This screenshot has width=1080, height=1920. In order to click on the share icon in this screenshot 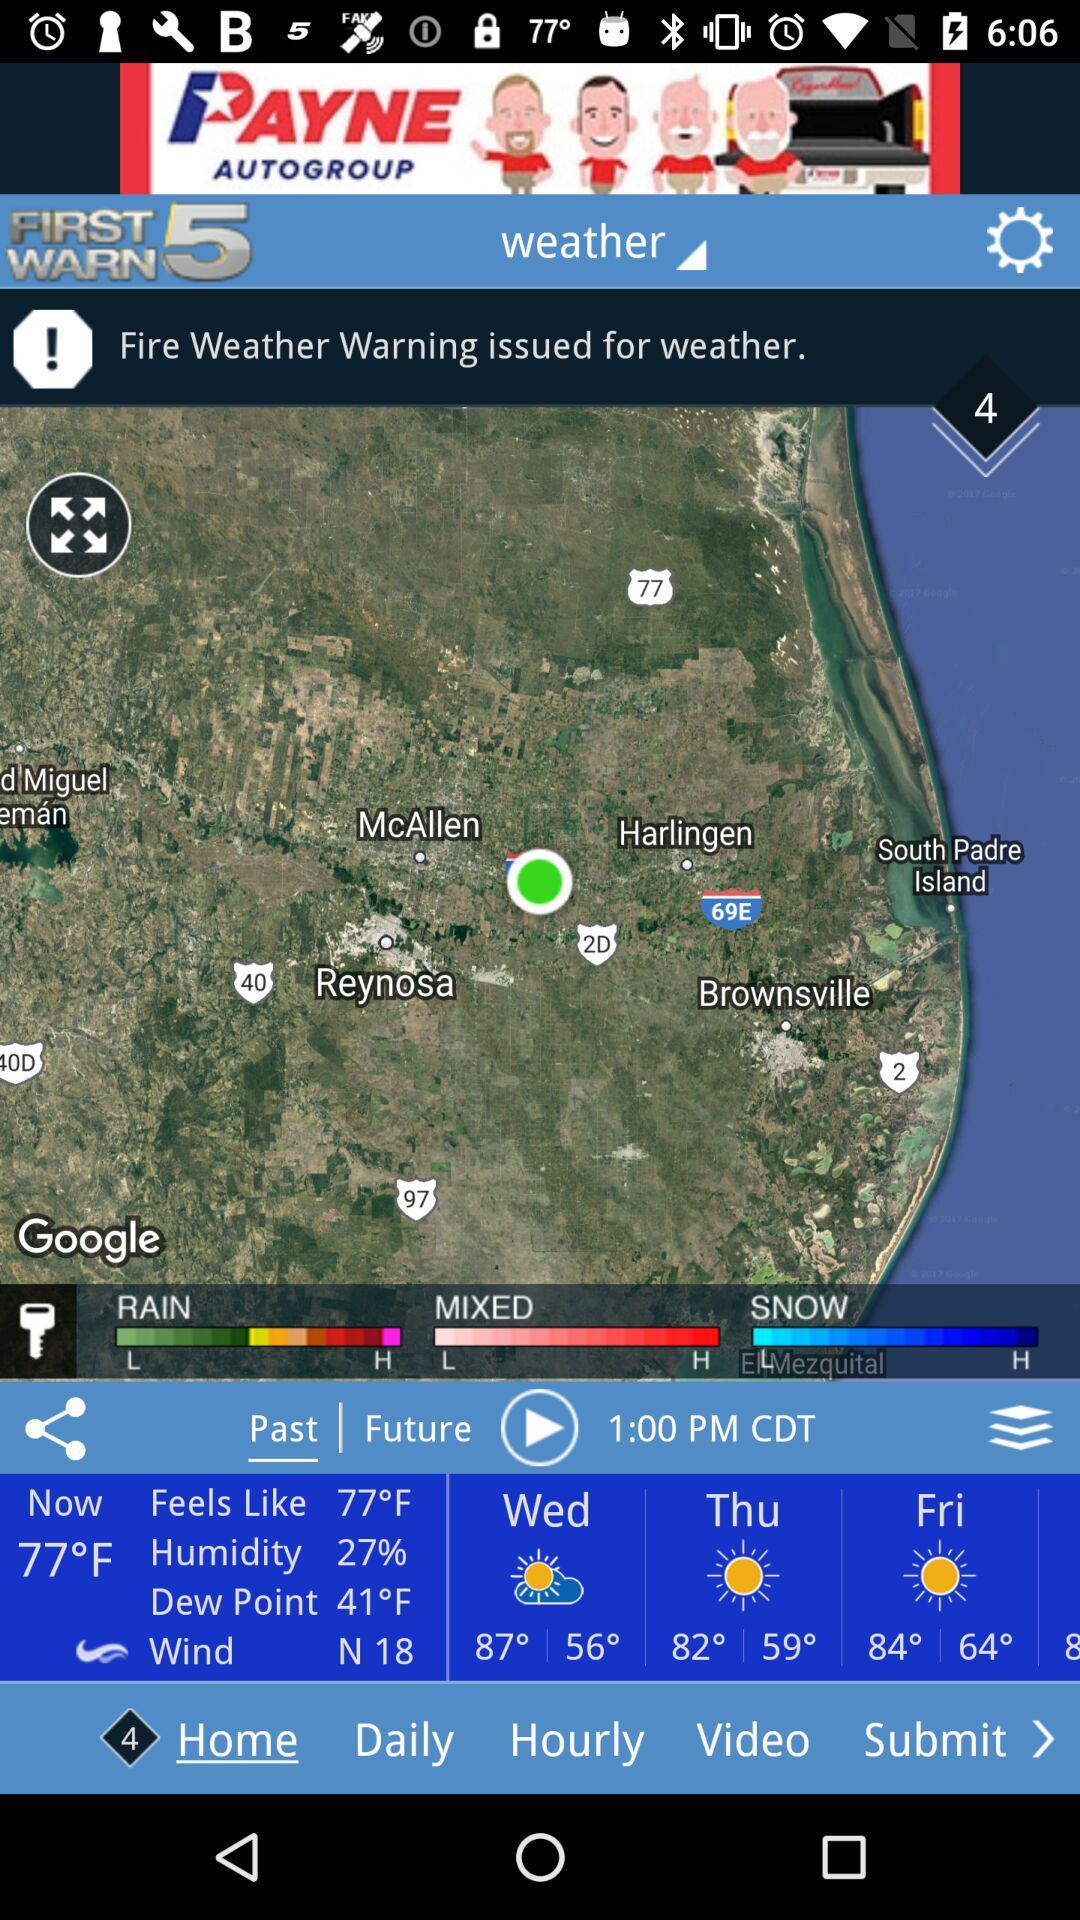, I will do `click(58, 1426)`.